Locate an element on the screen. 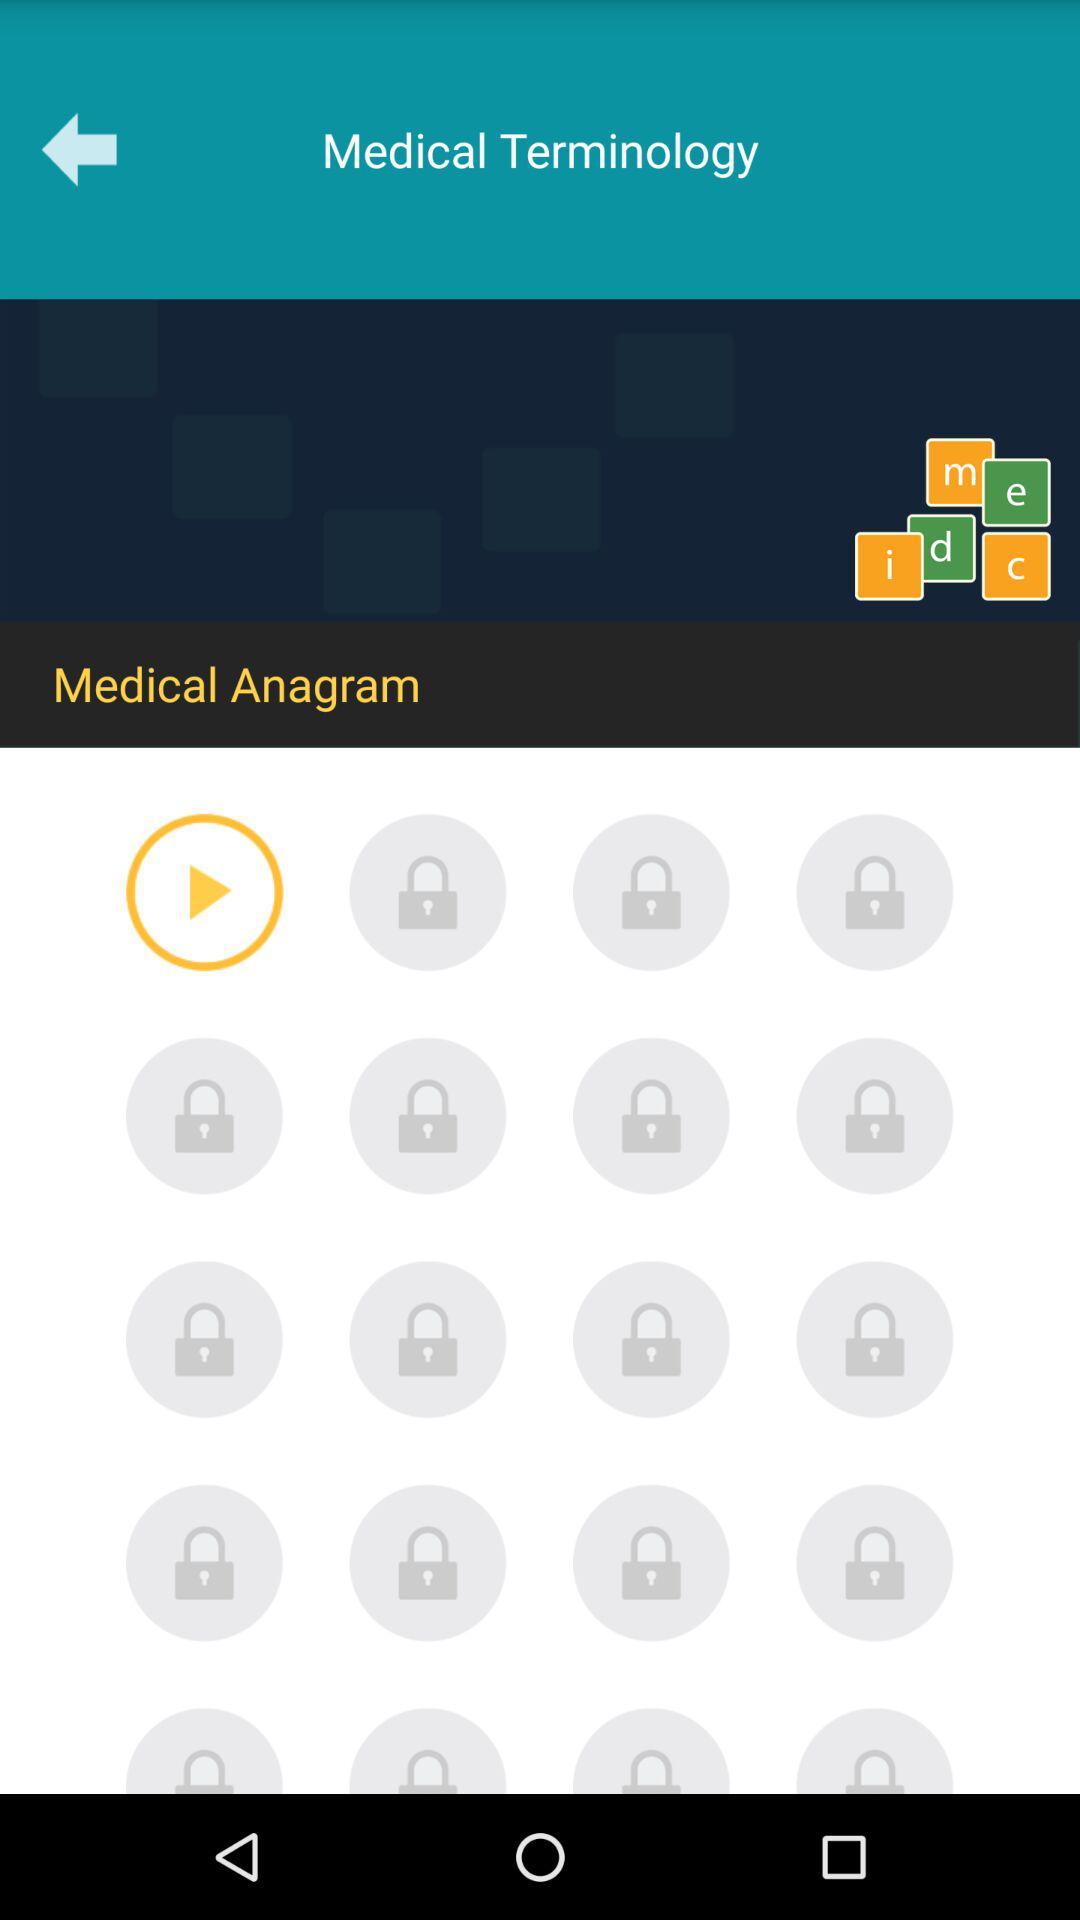 Image resolution: width=1080 pixels, height=1920 pixels. lock is located at coordinates (874, 1339).